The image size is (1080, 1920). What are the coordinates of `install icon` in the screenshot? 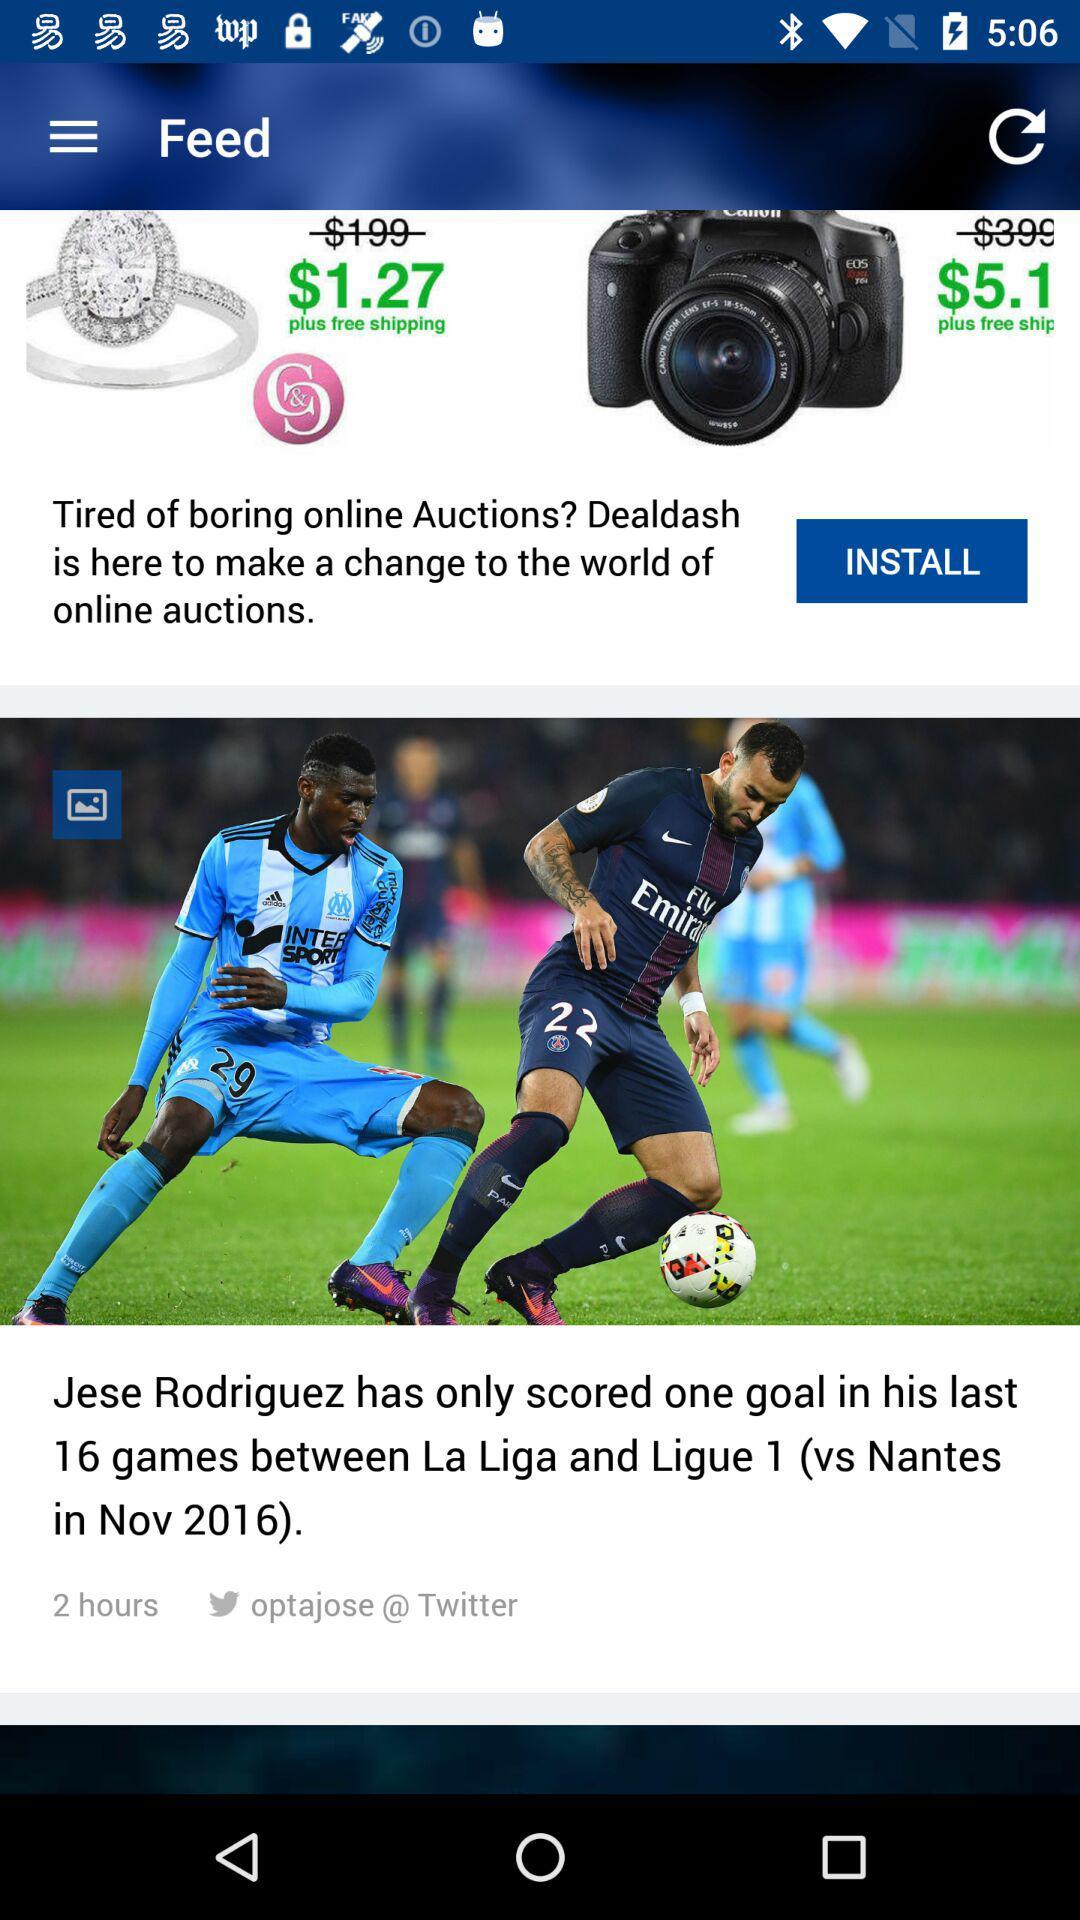 It's located at (911, 560).